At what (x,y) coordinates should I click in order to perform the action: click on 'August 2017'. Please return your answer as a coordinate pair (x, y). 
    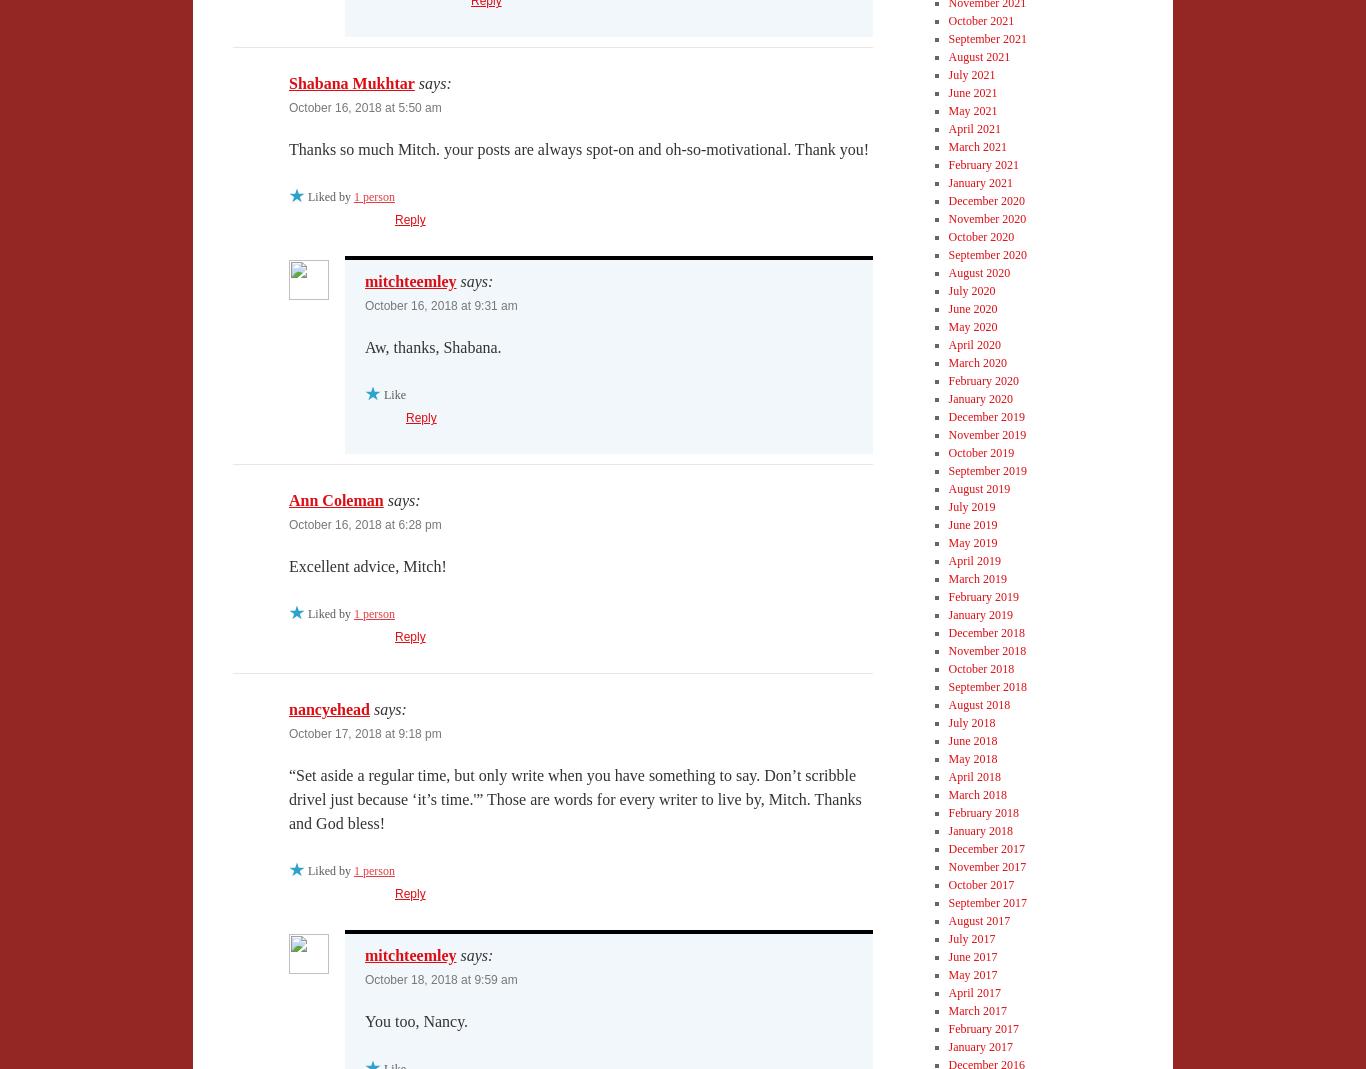
    Looking at the image, I should click on (979, 918).